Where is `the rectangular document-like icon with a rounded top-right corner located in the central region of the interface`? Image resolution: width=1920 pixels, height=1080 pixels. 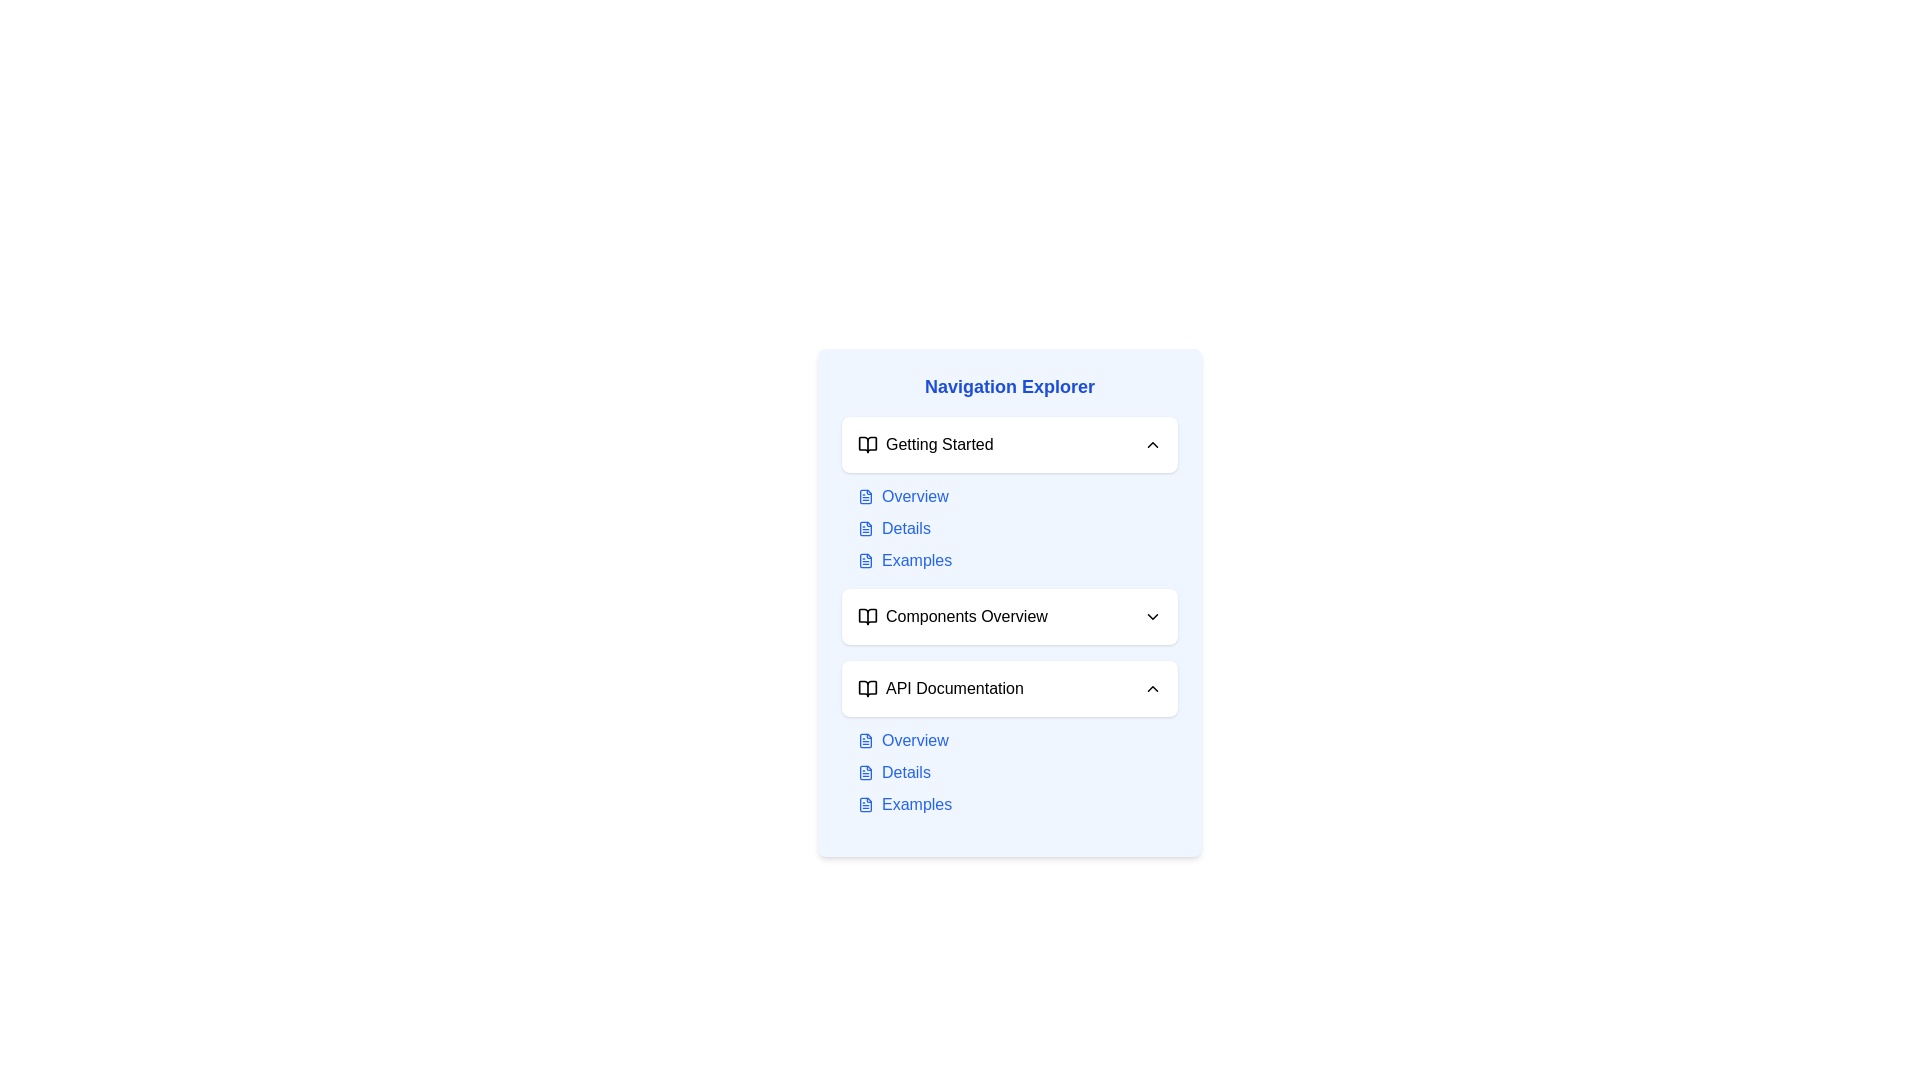
the rectangular document-like icon with a rounded top-right corner located in the central region of the interface is located at coordinates (865, 496).